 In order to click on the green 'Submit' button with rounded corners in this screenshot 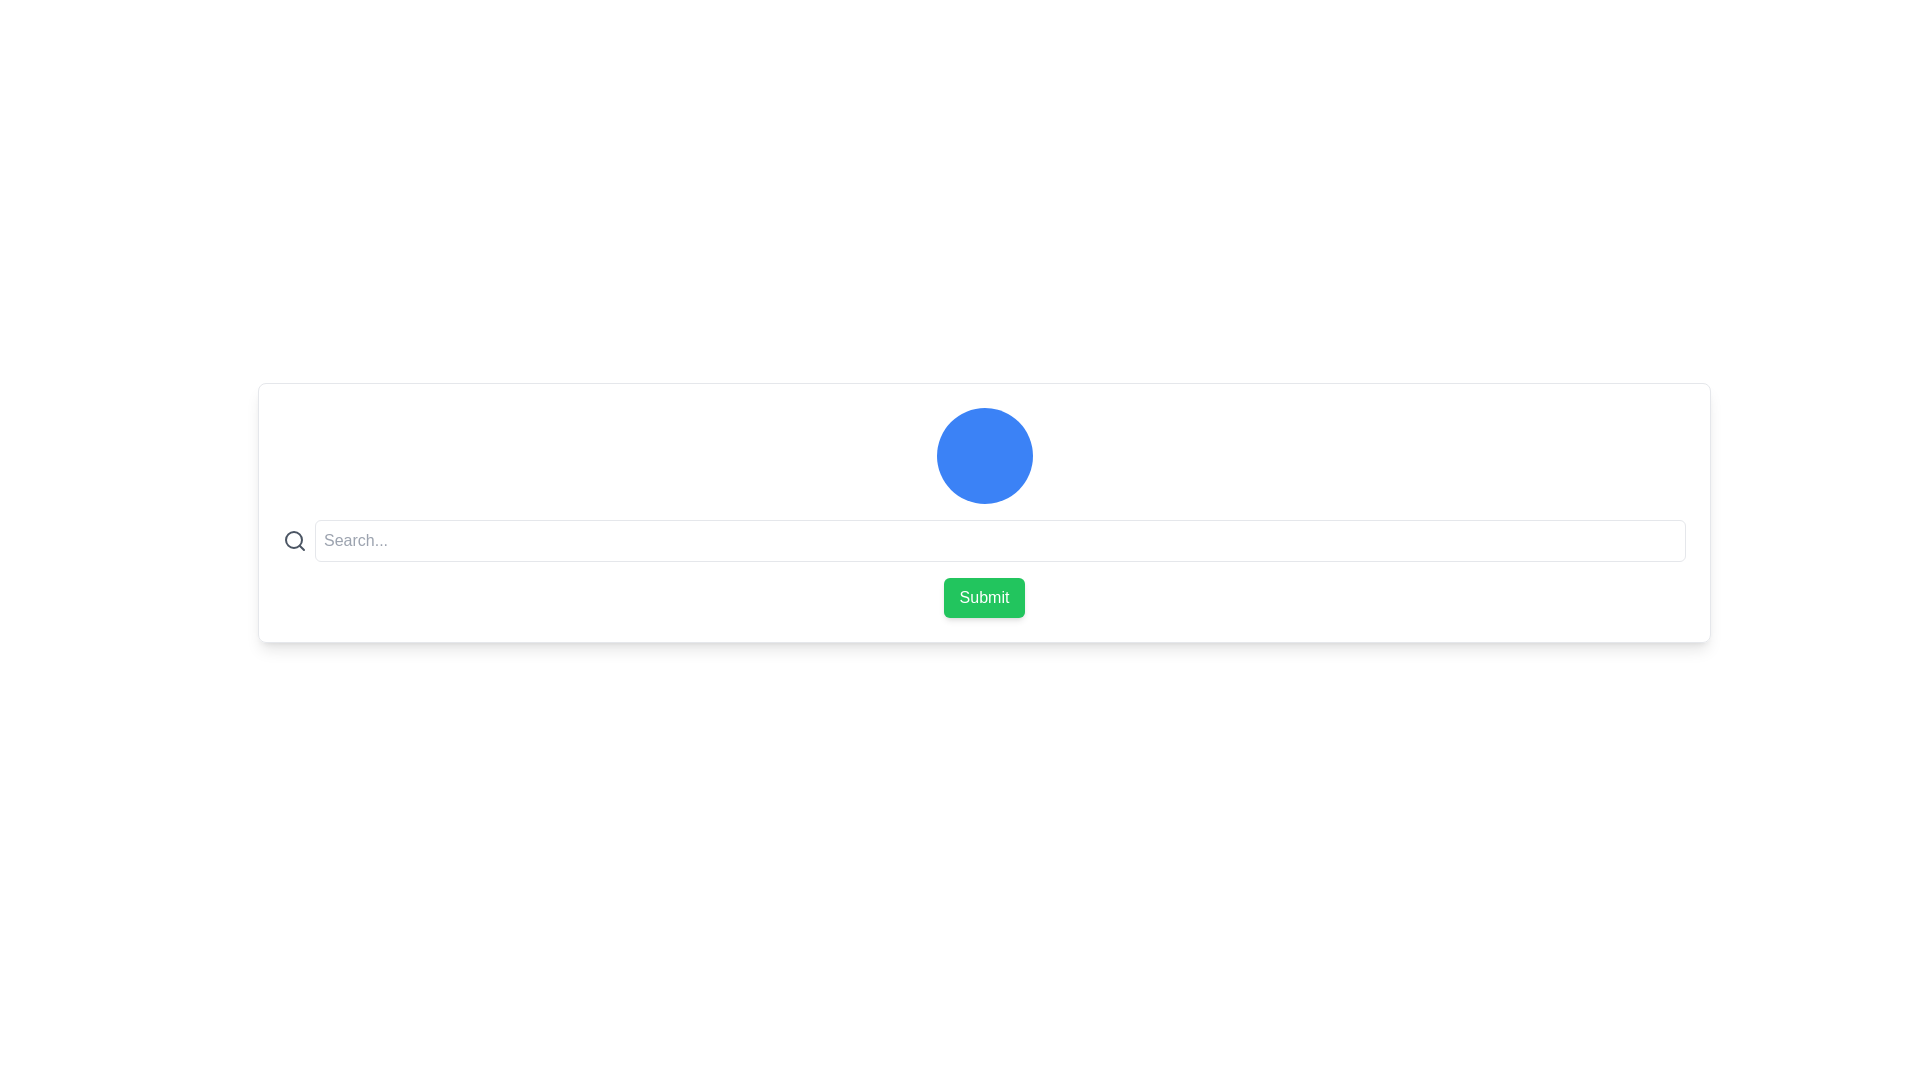, I will do `click(984, 596)`.